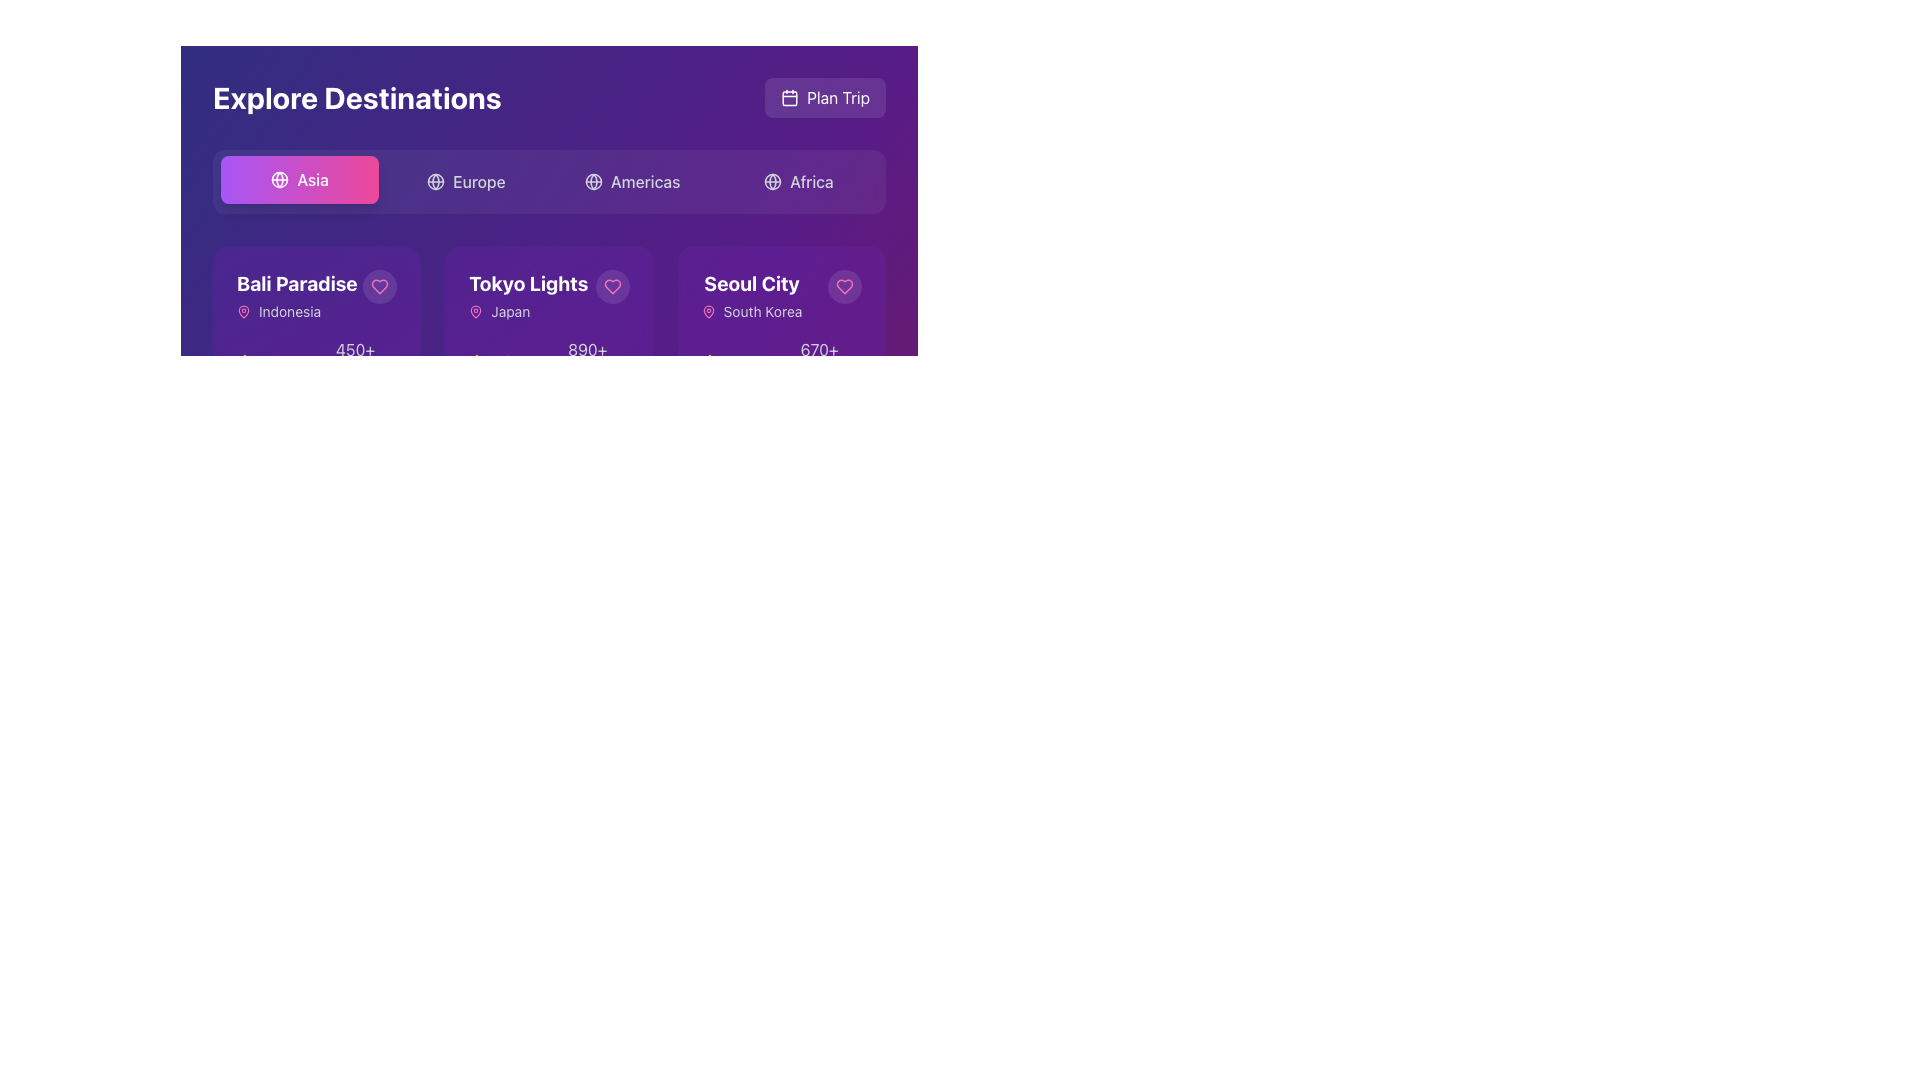  Describe the element at coordinates (299, 180) in the screenshot. I see `the button labeled 'Asia' with a gradient background transitioning from purple to pink` at that location.